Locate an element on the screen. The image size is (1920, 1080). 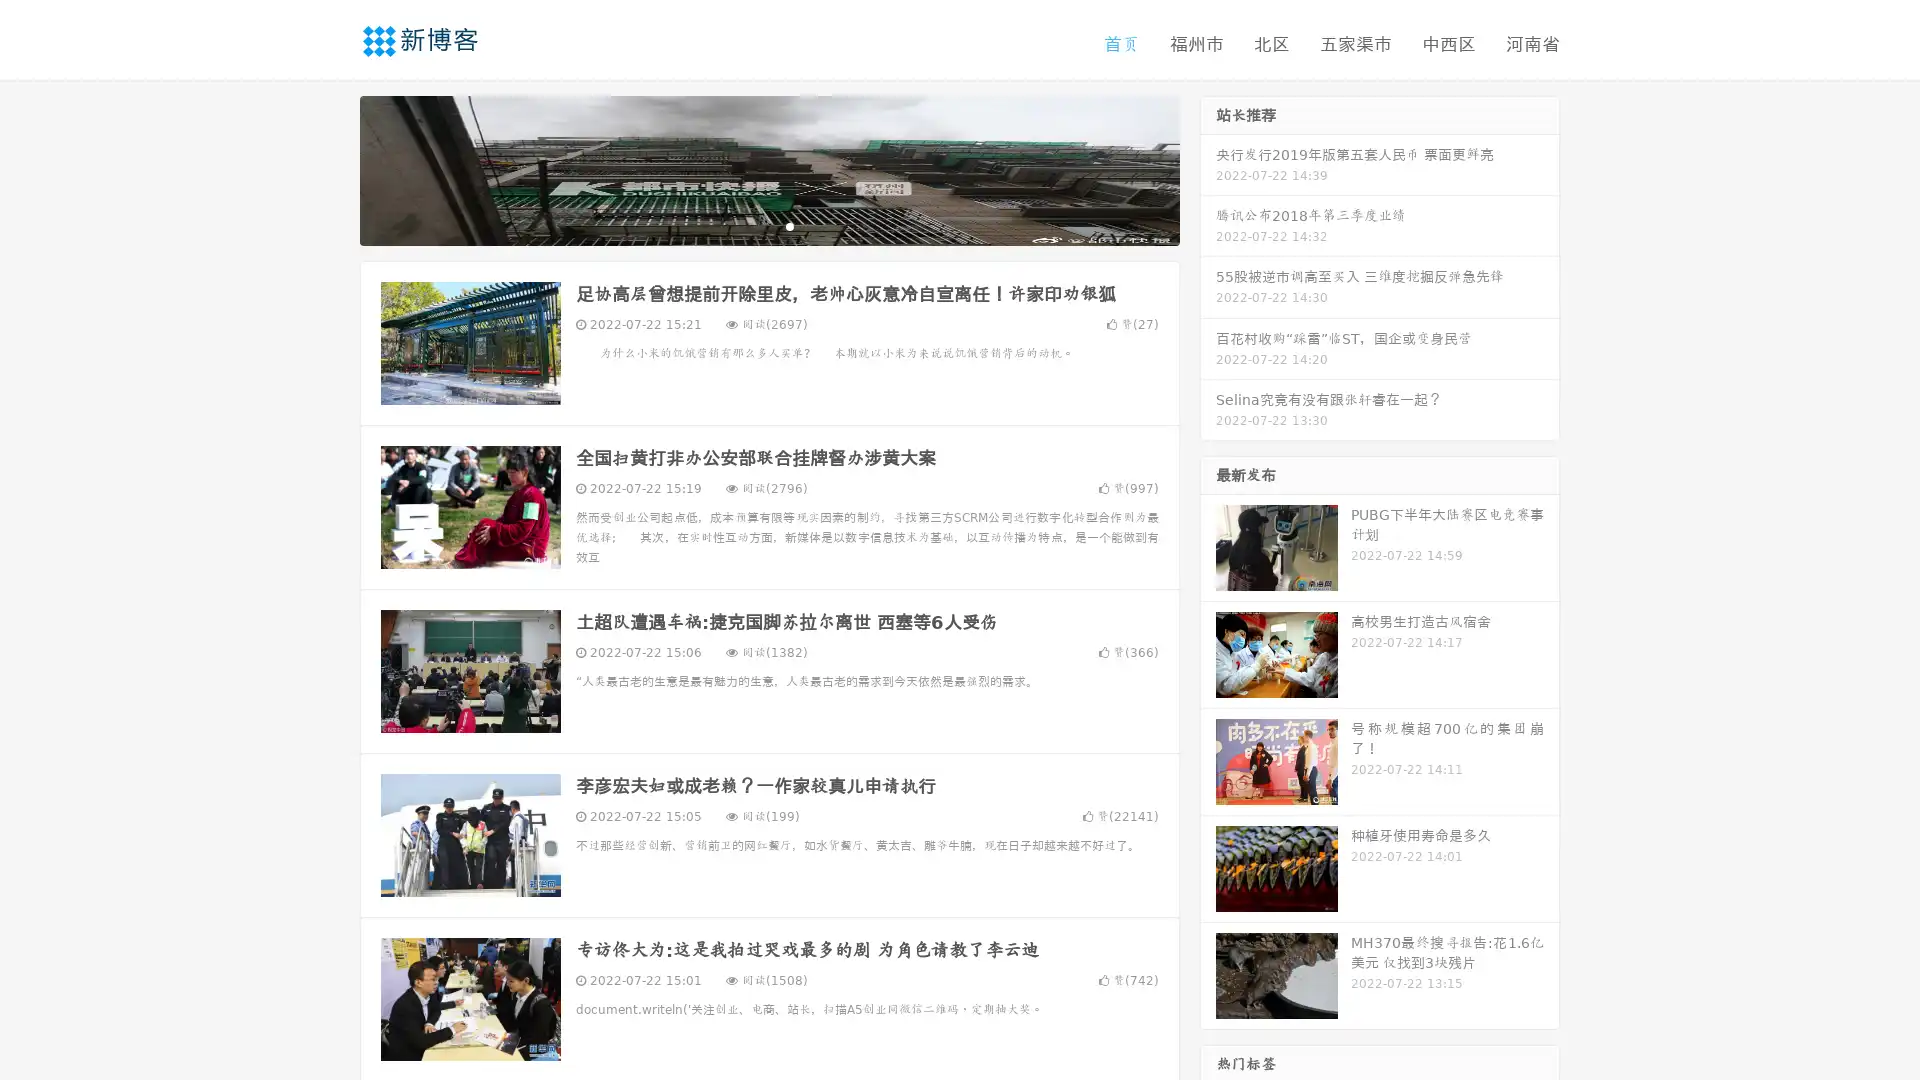
Previous slide is located at coordinates (330, 168).